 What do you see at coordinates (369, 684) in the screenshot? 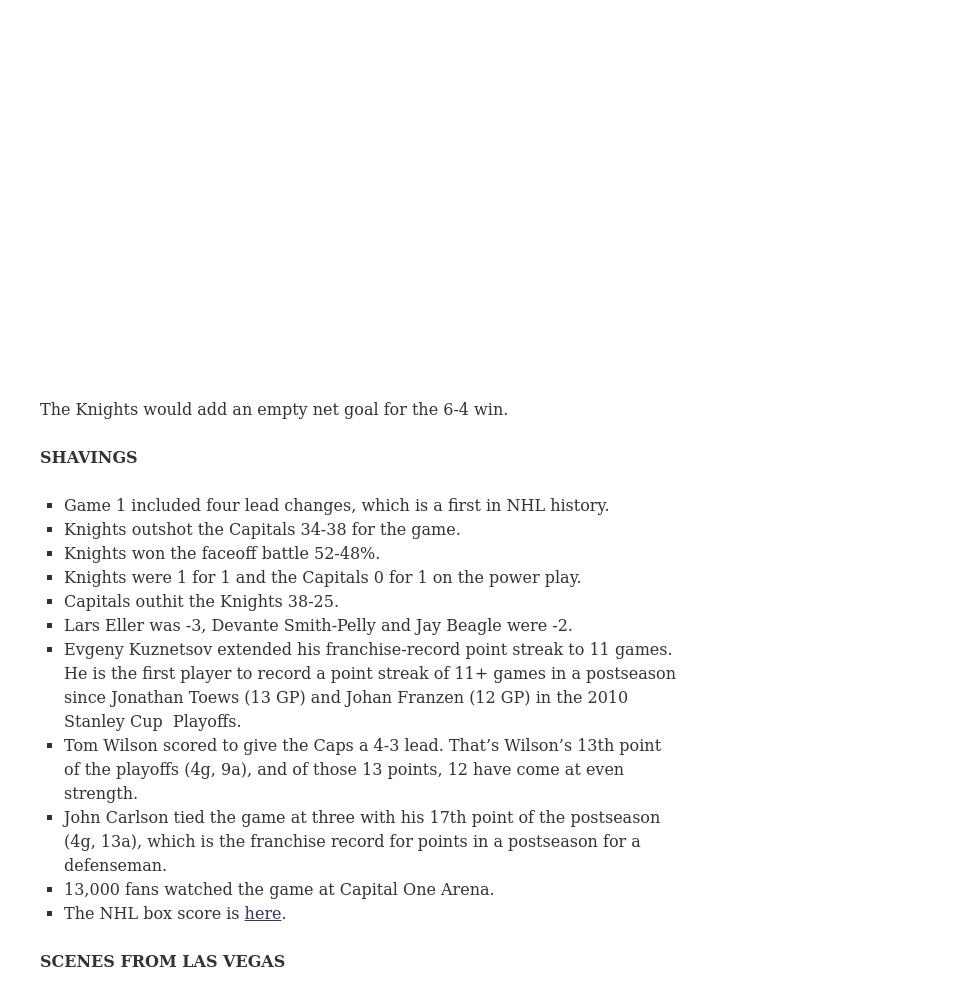
I see `'Evgeny Kuznetsov extended his franchise-record point streak to 11 games. He is the first player to record a point streak of 11+ games in a postseason since Jonathan Toews (13 GP) and Johan Franzen (12 GP) in the 2010 Stanley Cup  Playoffs.'` at bounding box center [369, 684].